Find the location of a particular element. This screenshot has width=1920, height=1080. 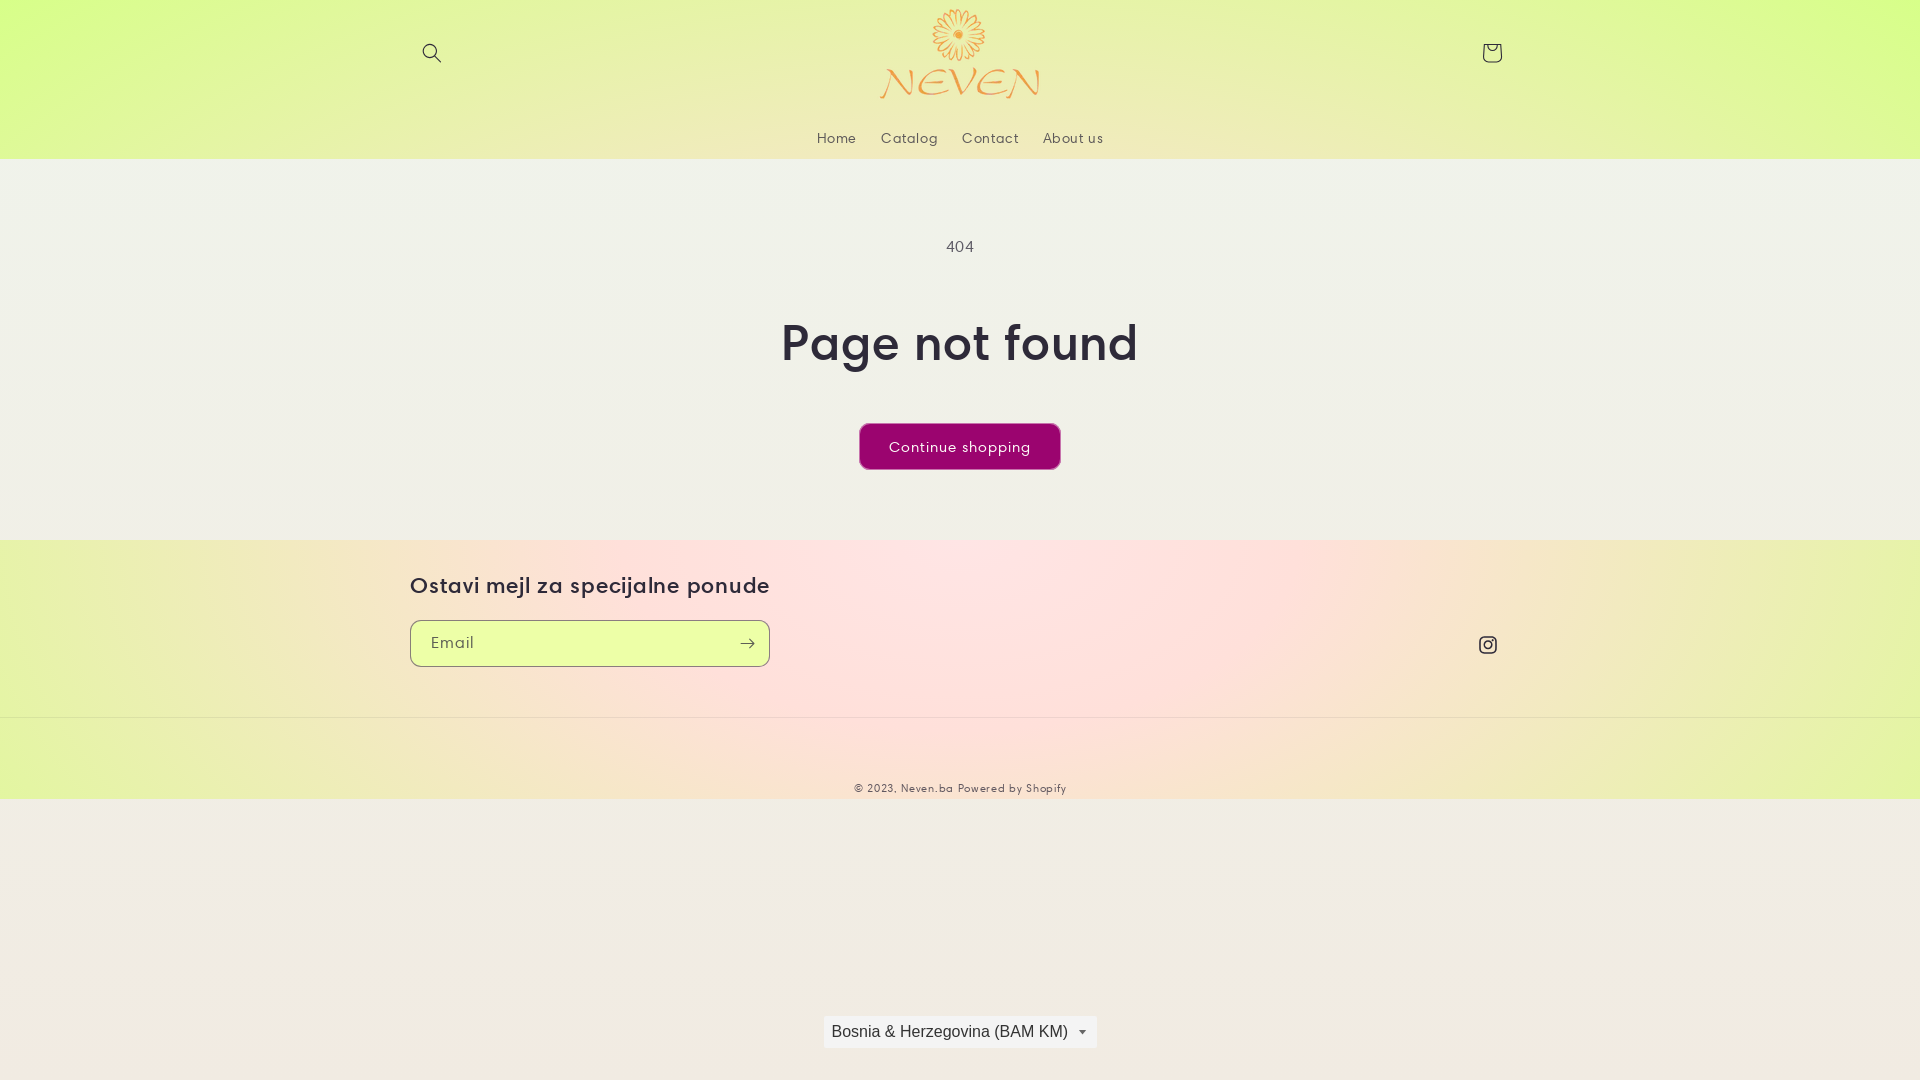

'Neven.ba' is located at coordinates (926, 786).